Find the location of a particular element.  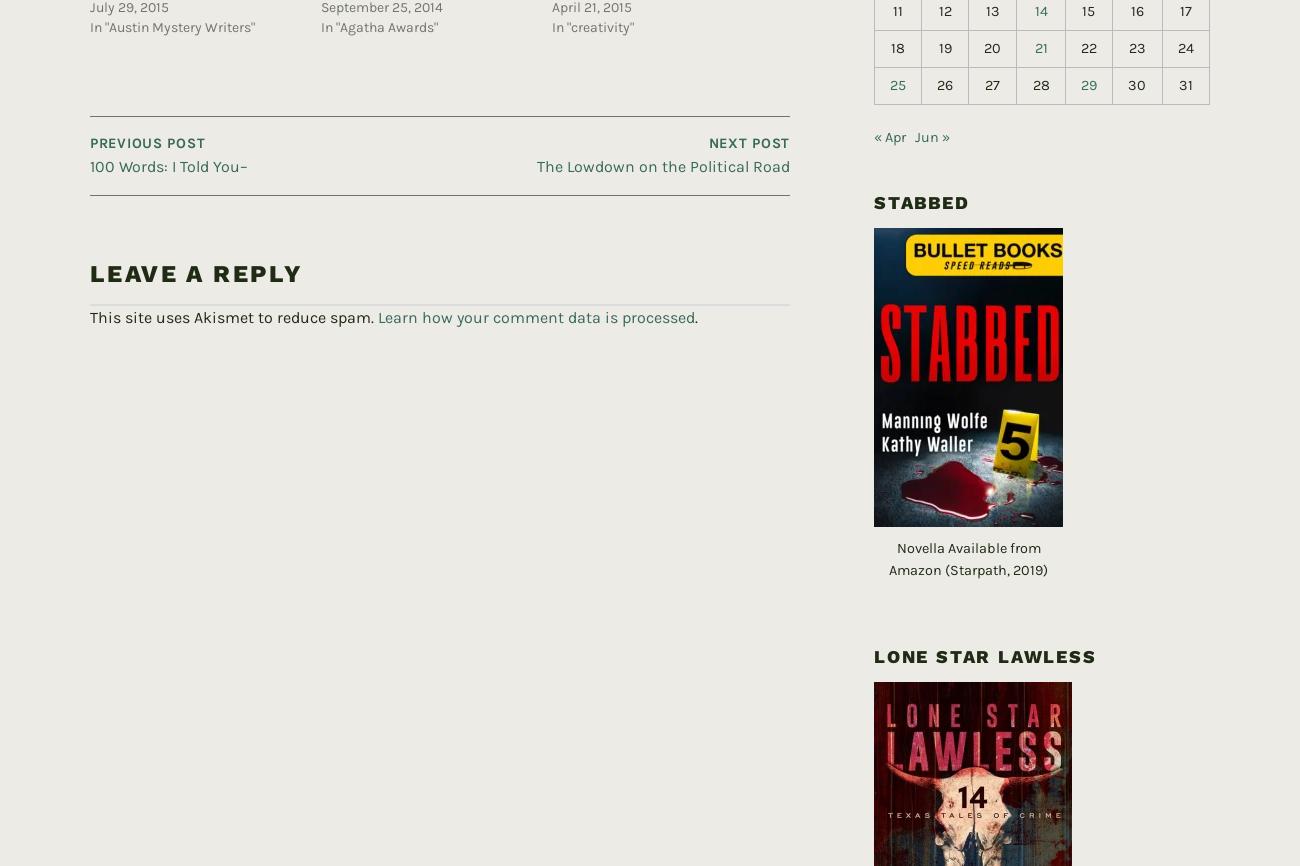

'.' is located at coordinates (695, 284).